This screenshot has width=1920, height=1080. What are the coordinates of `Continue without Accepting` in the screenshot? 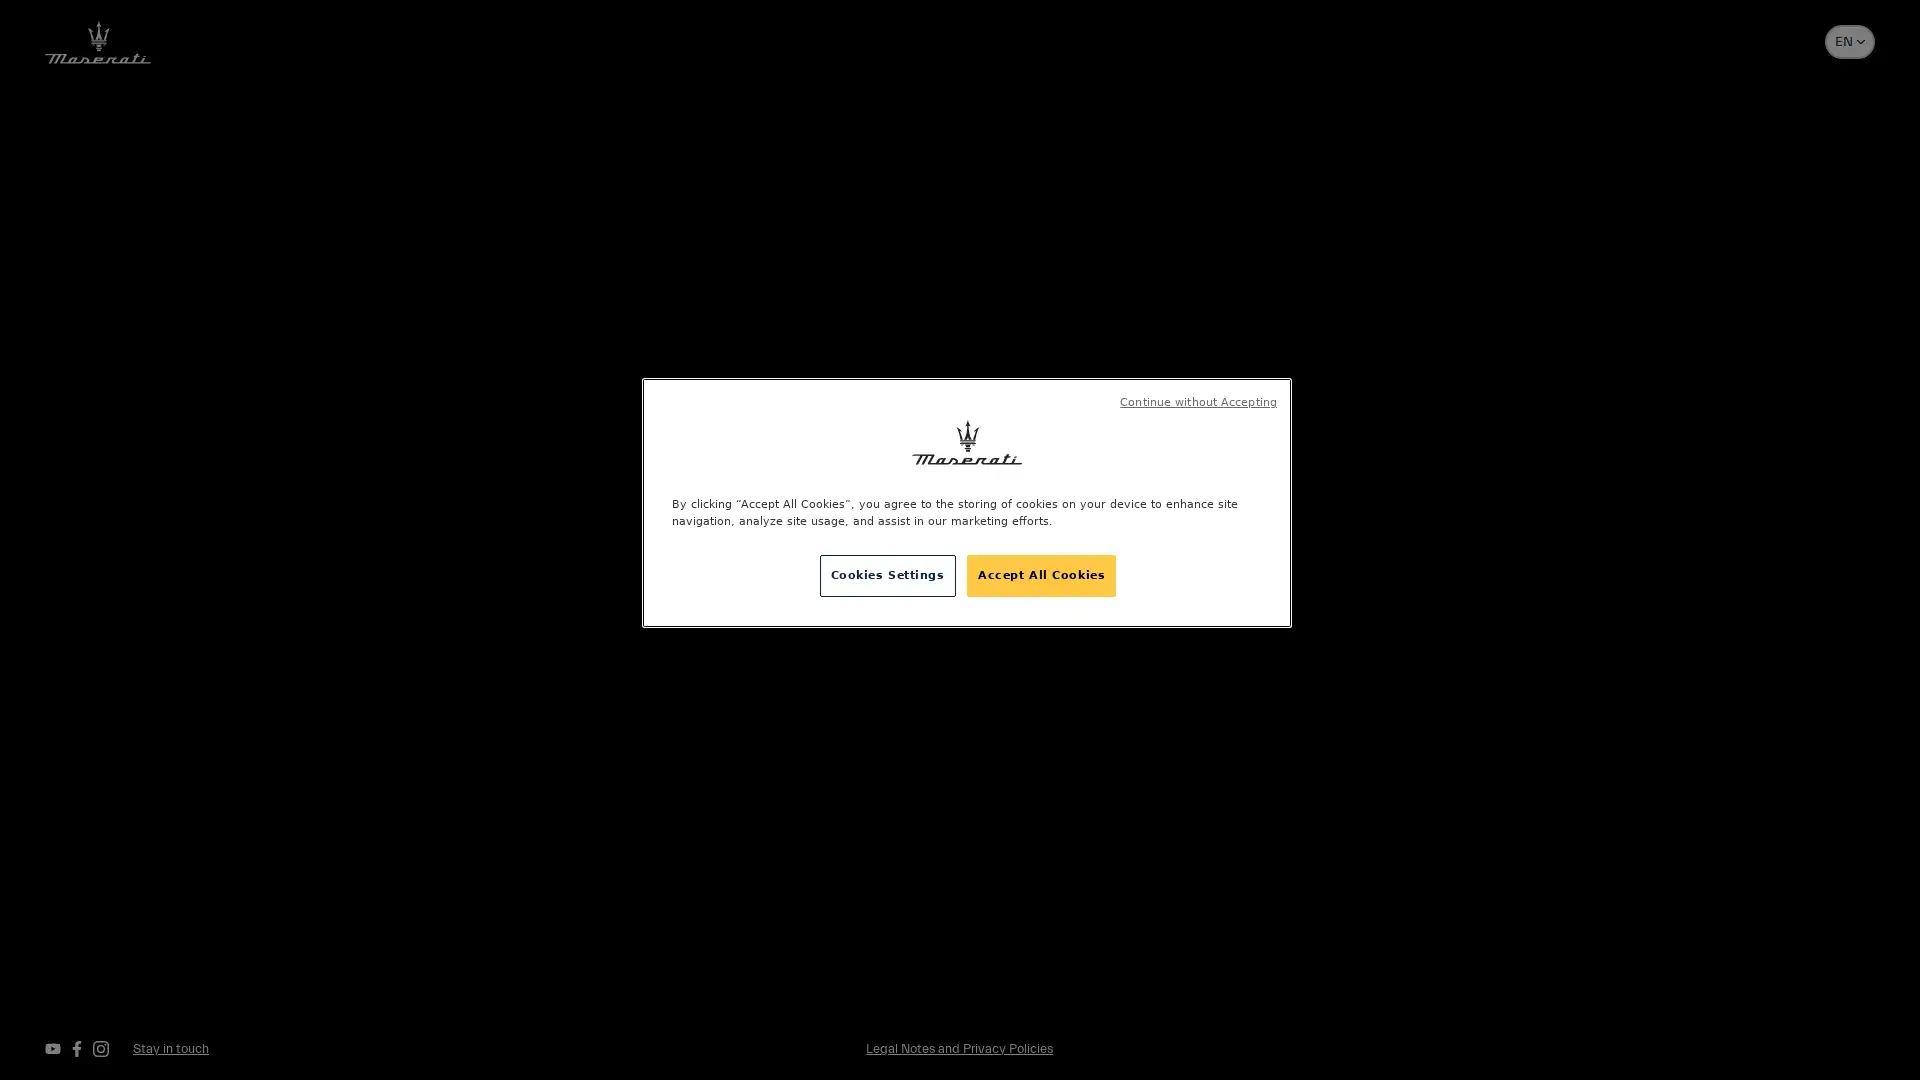 It's located at (1198, 402).